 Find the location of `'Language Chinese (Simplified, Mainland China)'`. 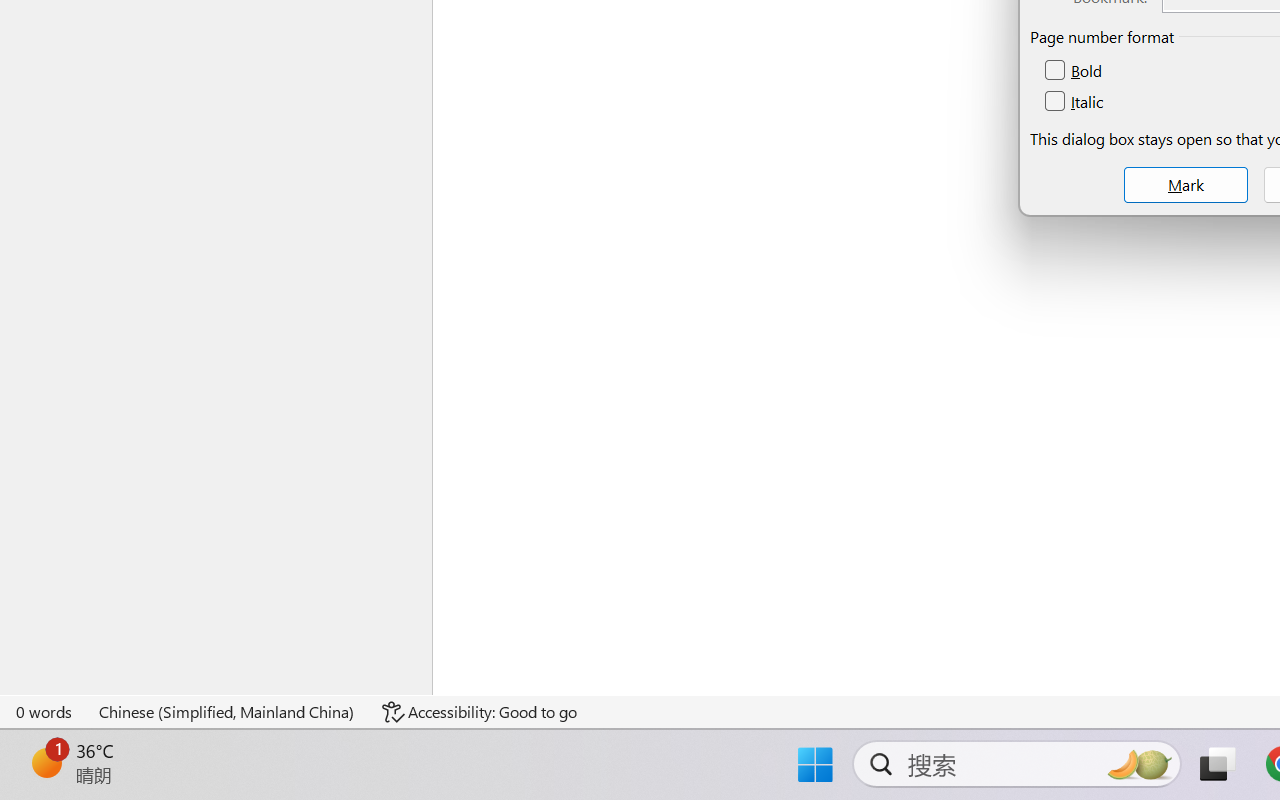

'Language Chinese (Simplified, Mainland China)' is located at coordinates (227, 711).